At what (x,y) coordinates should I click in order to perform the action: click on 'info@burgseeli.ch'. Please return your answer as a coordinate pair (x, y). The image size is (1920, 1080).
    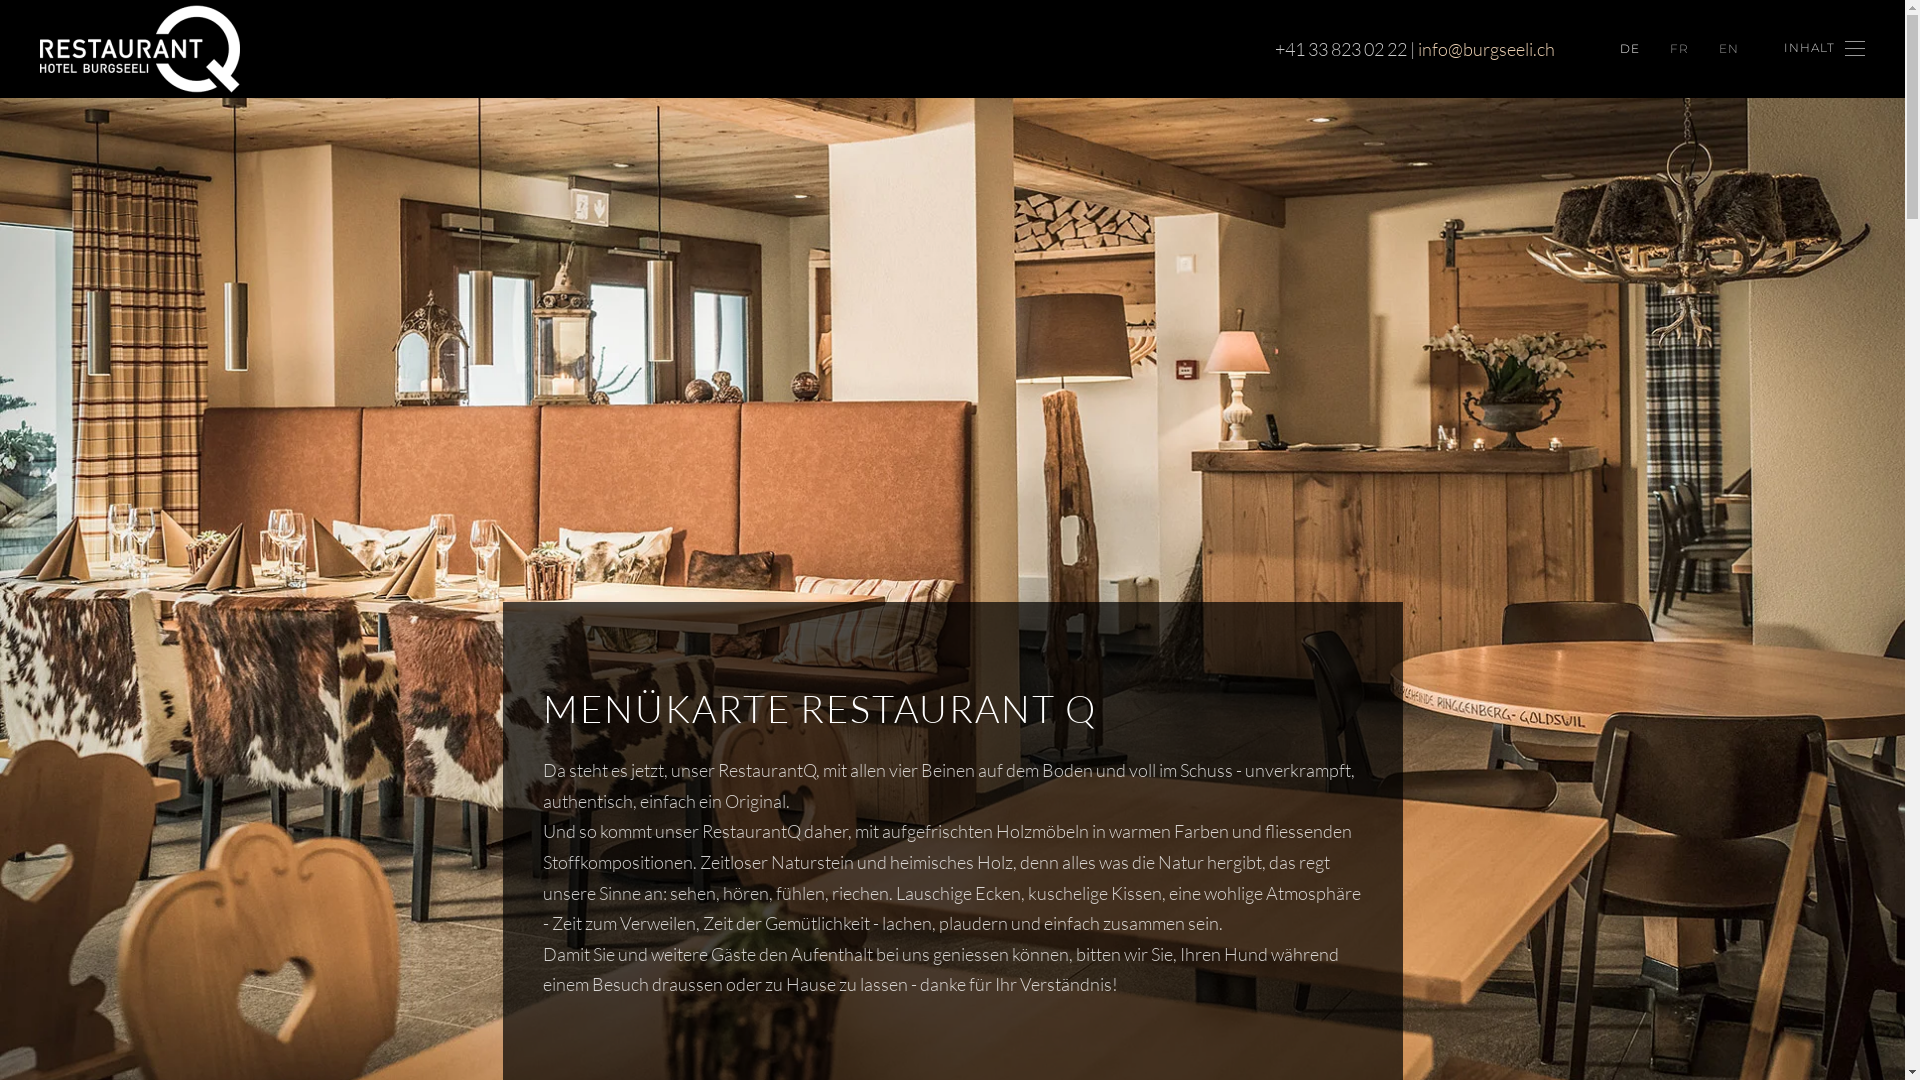
    Looking at the image, I should click on (1416, 48).